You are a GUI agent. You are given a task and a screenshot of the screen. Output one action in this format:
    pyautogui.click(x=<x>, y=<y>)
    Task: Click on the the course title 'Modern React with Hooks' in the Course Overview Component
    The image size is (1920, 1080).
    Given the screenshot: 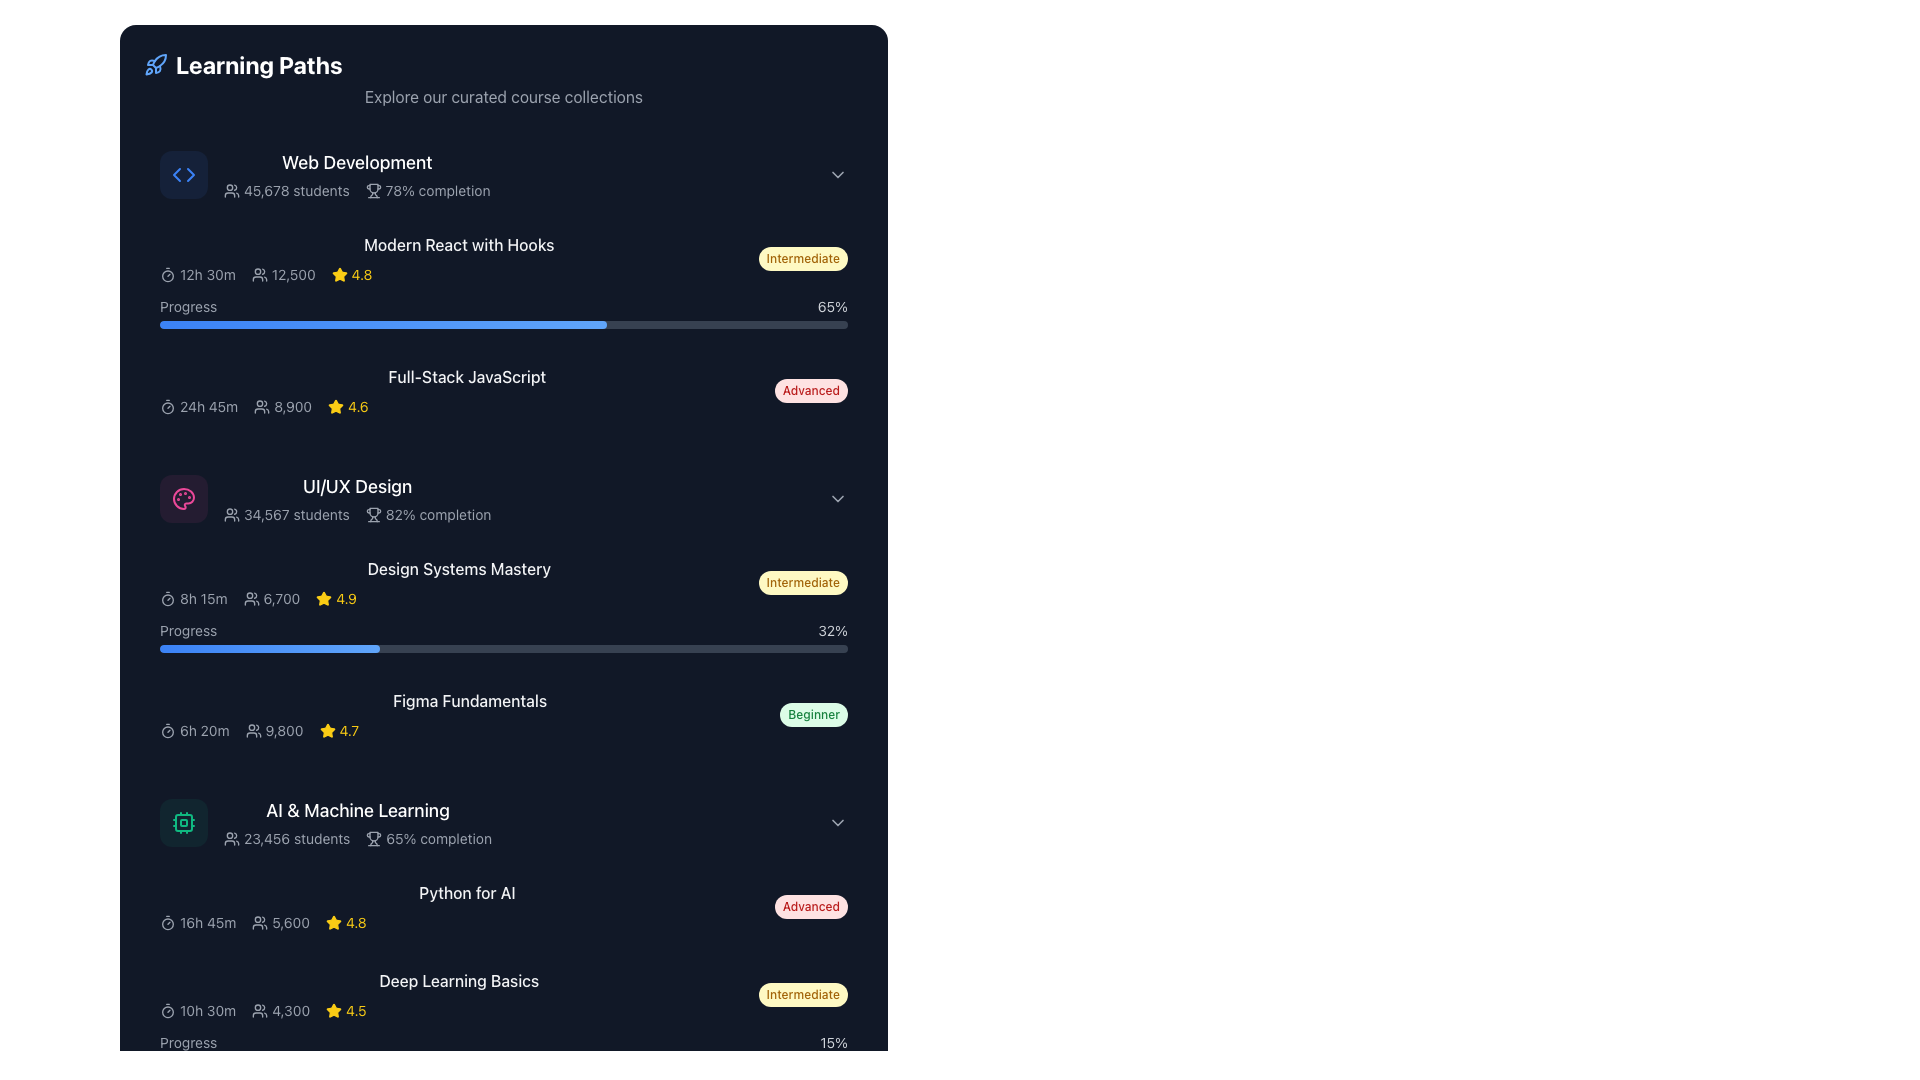 What is the action you would take?
    pyautogui.click(x=504, y=323)
    